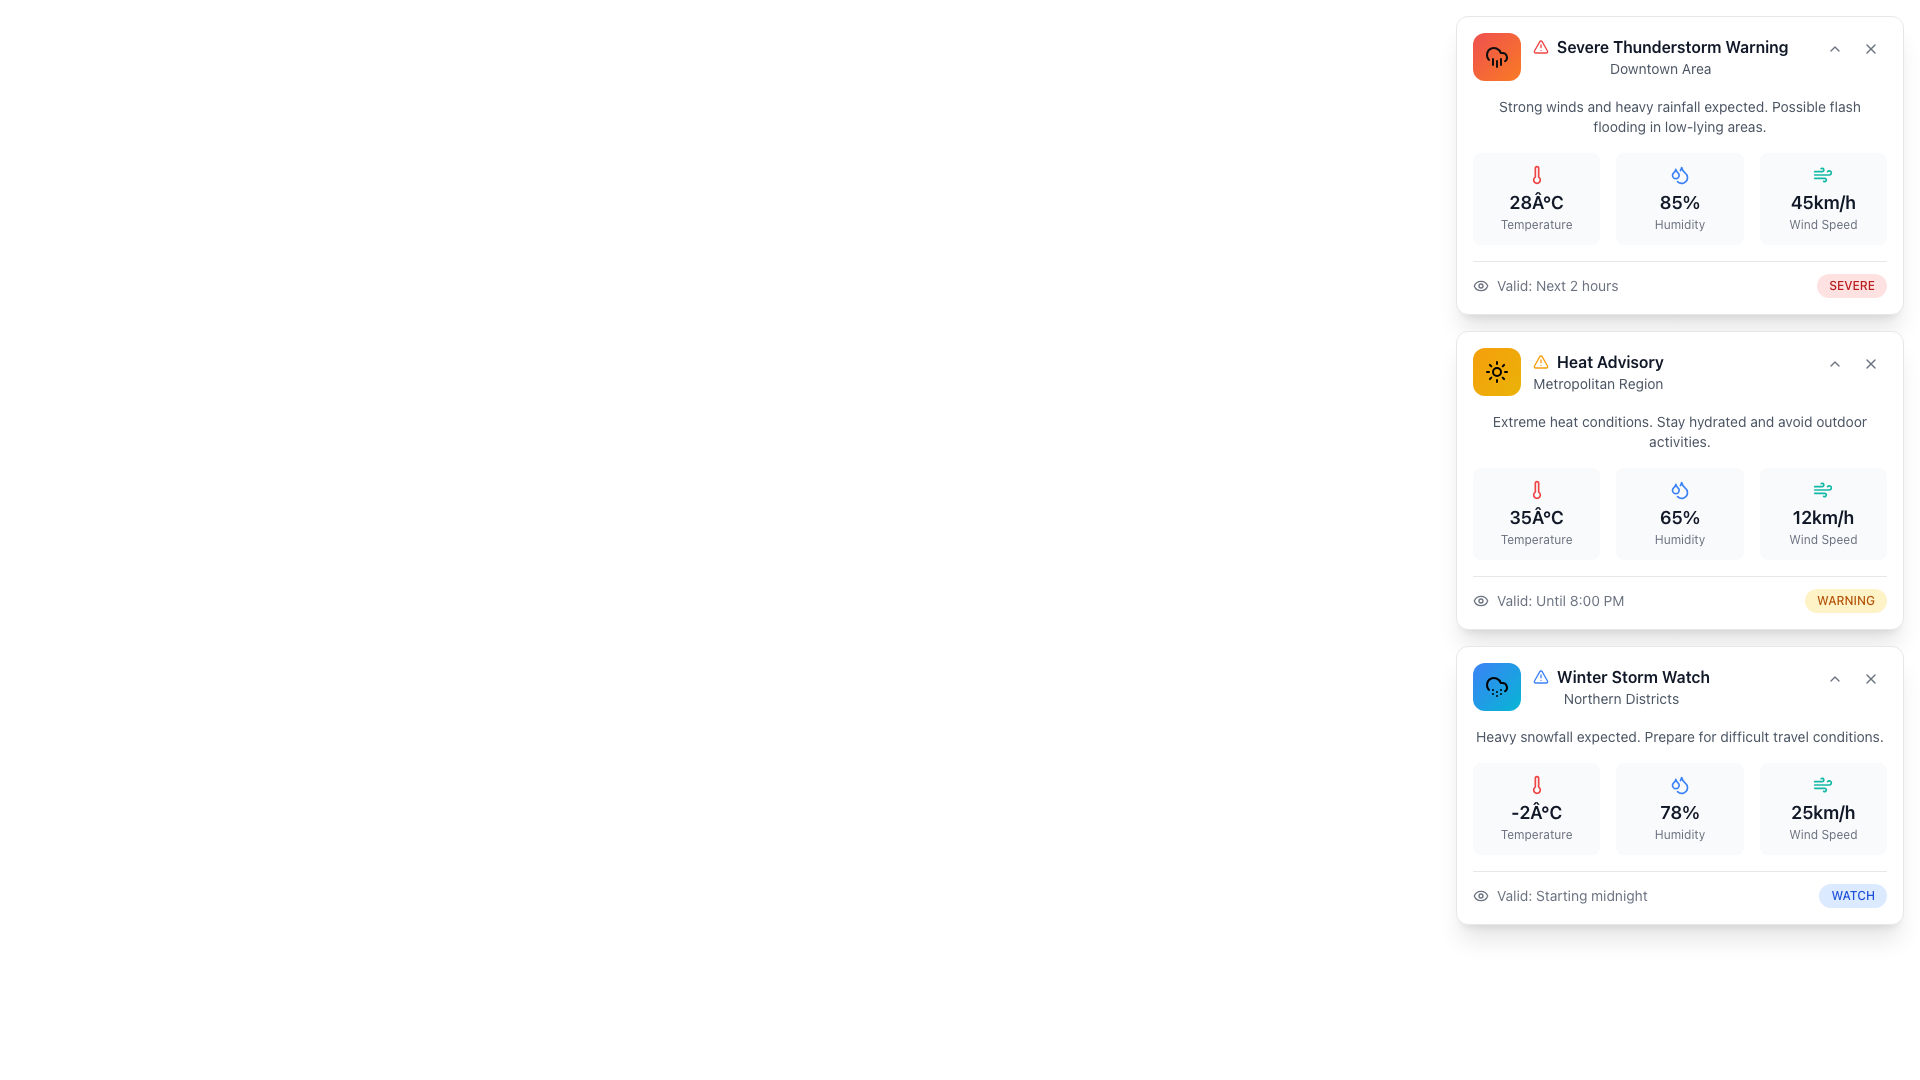 The width and height of the screenshot is (1920, 1080). I want to click on the weather icon indicating 'Severe Thunderstorm Warning', which is located in the top left area of the first weather warning card and is centered inside a rounded square with a red-to-orange gradient, so click(1497, 56).